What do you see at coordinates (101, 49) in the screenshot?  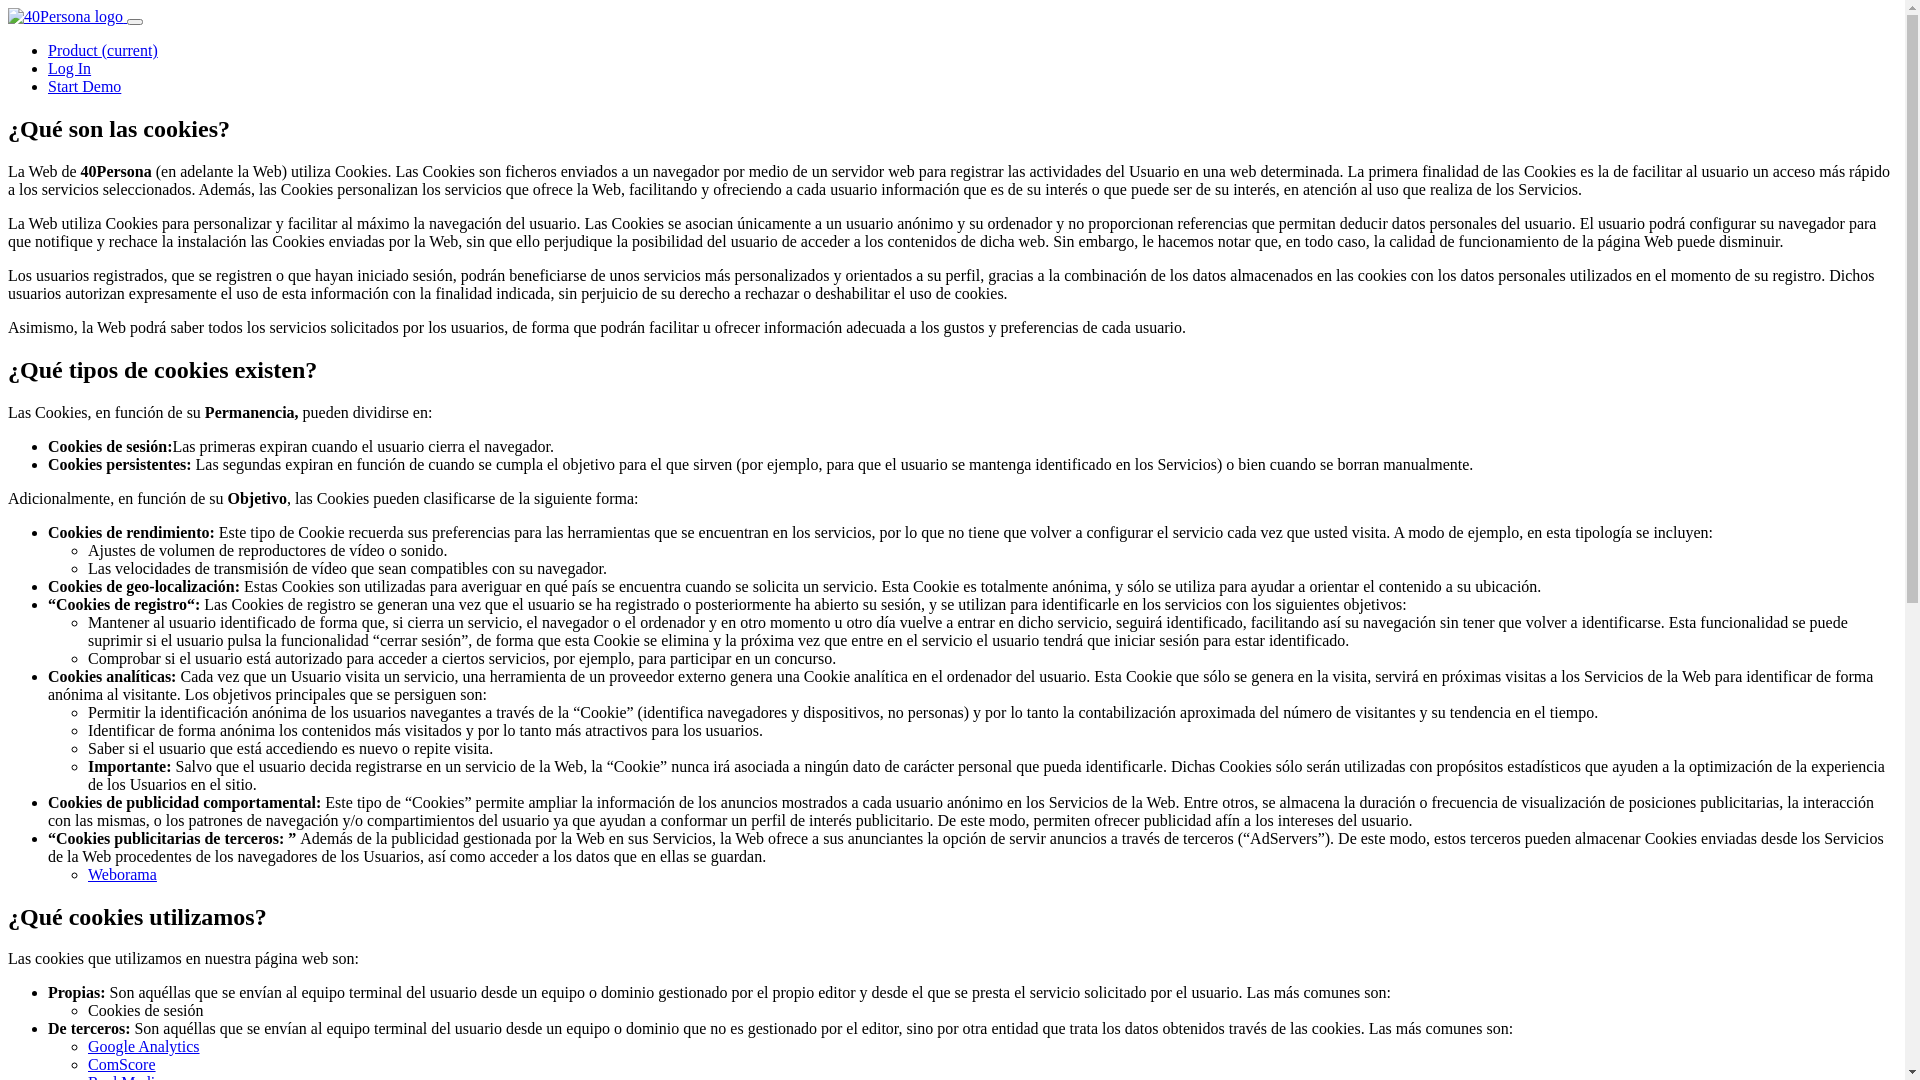 I see `'Product (current)'` at bounding box center [101, 49].